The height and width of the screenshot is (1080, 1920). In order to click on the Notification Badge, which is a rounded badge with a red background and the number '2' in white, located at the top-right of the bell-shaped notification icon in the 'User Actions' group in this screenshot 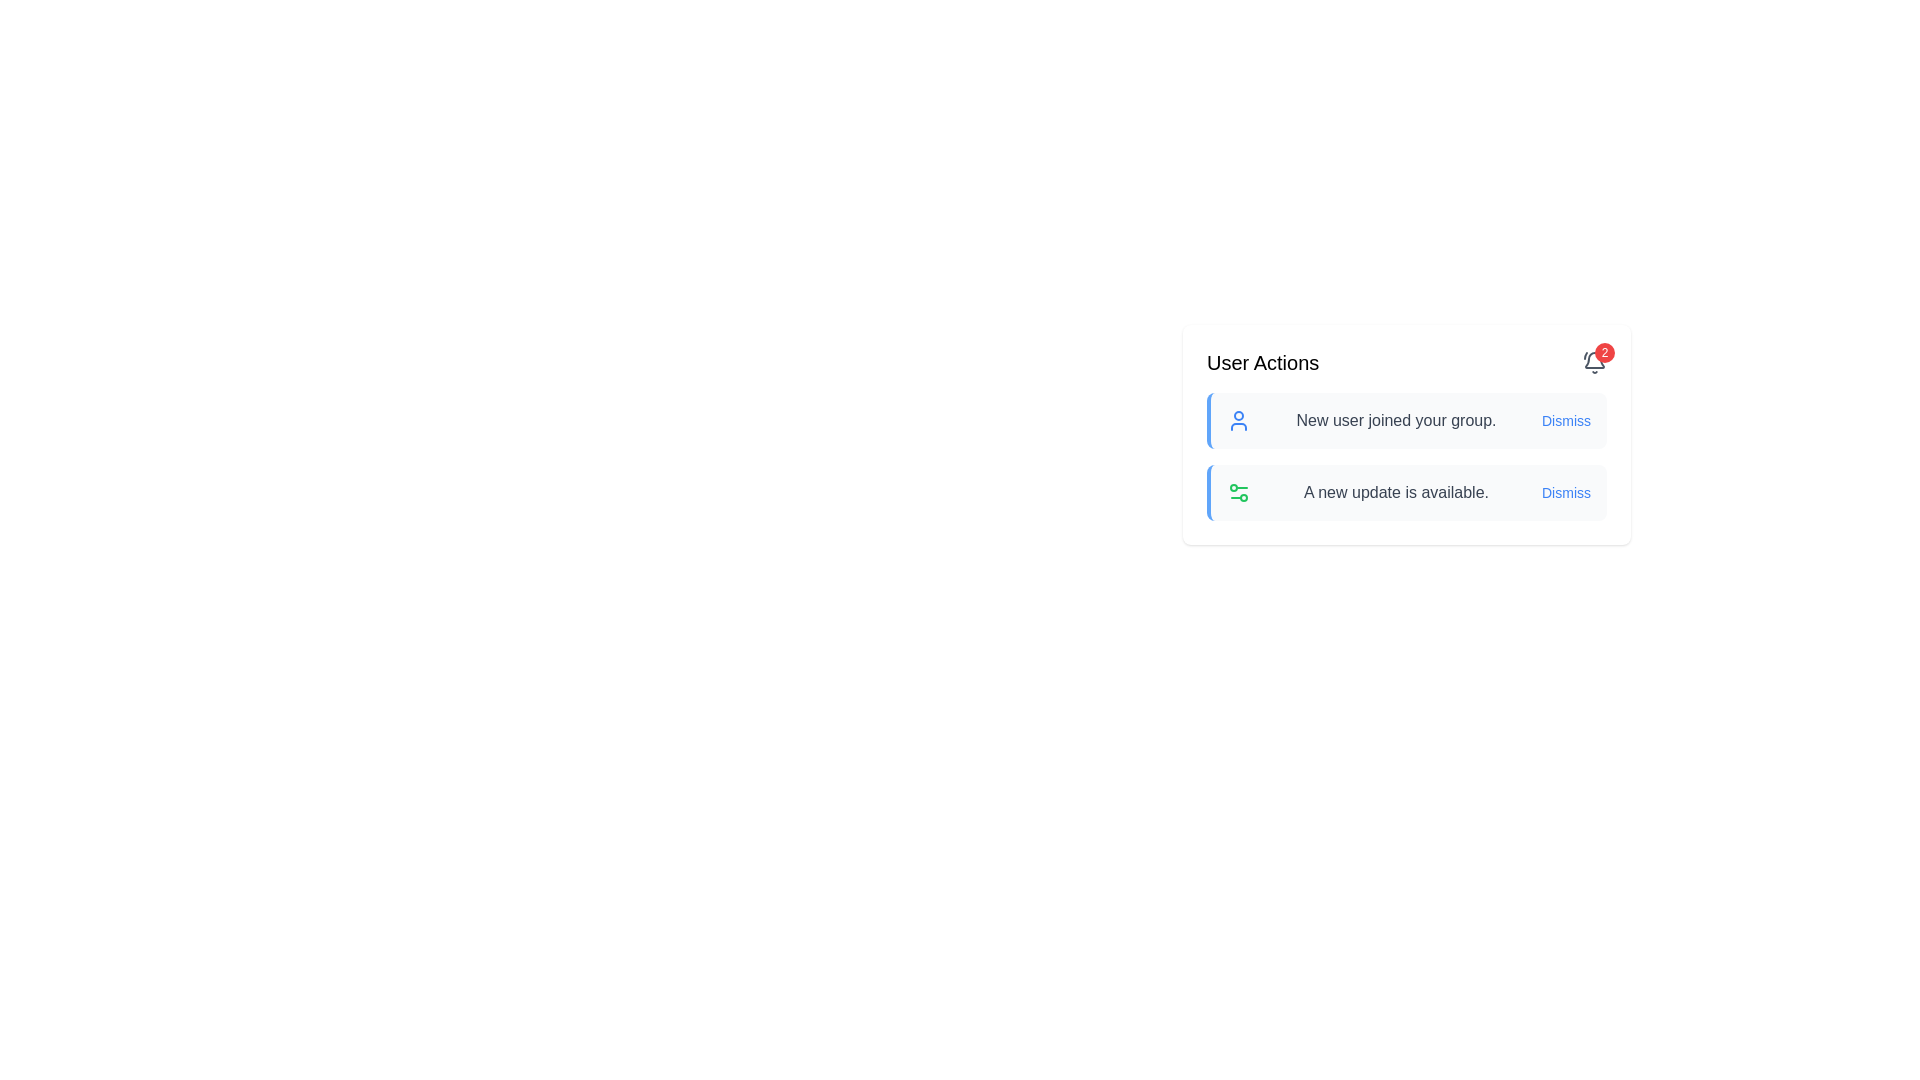, I will do `click(1593, 362)`.